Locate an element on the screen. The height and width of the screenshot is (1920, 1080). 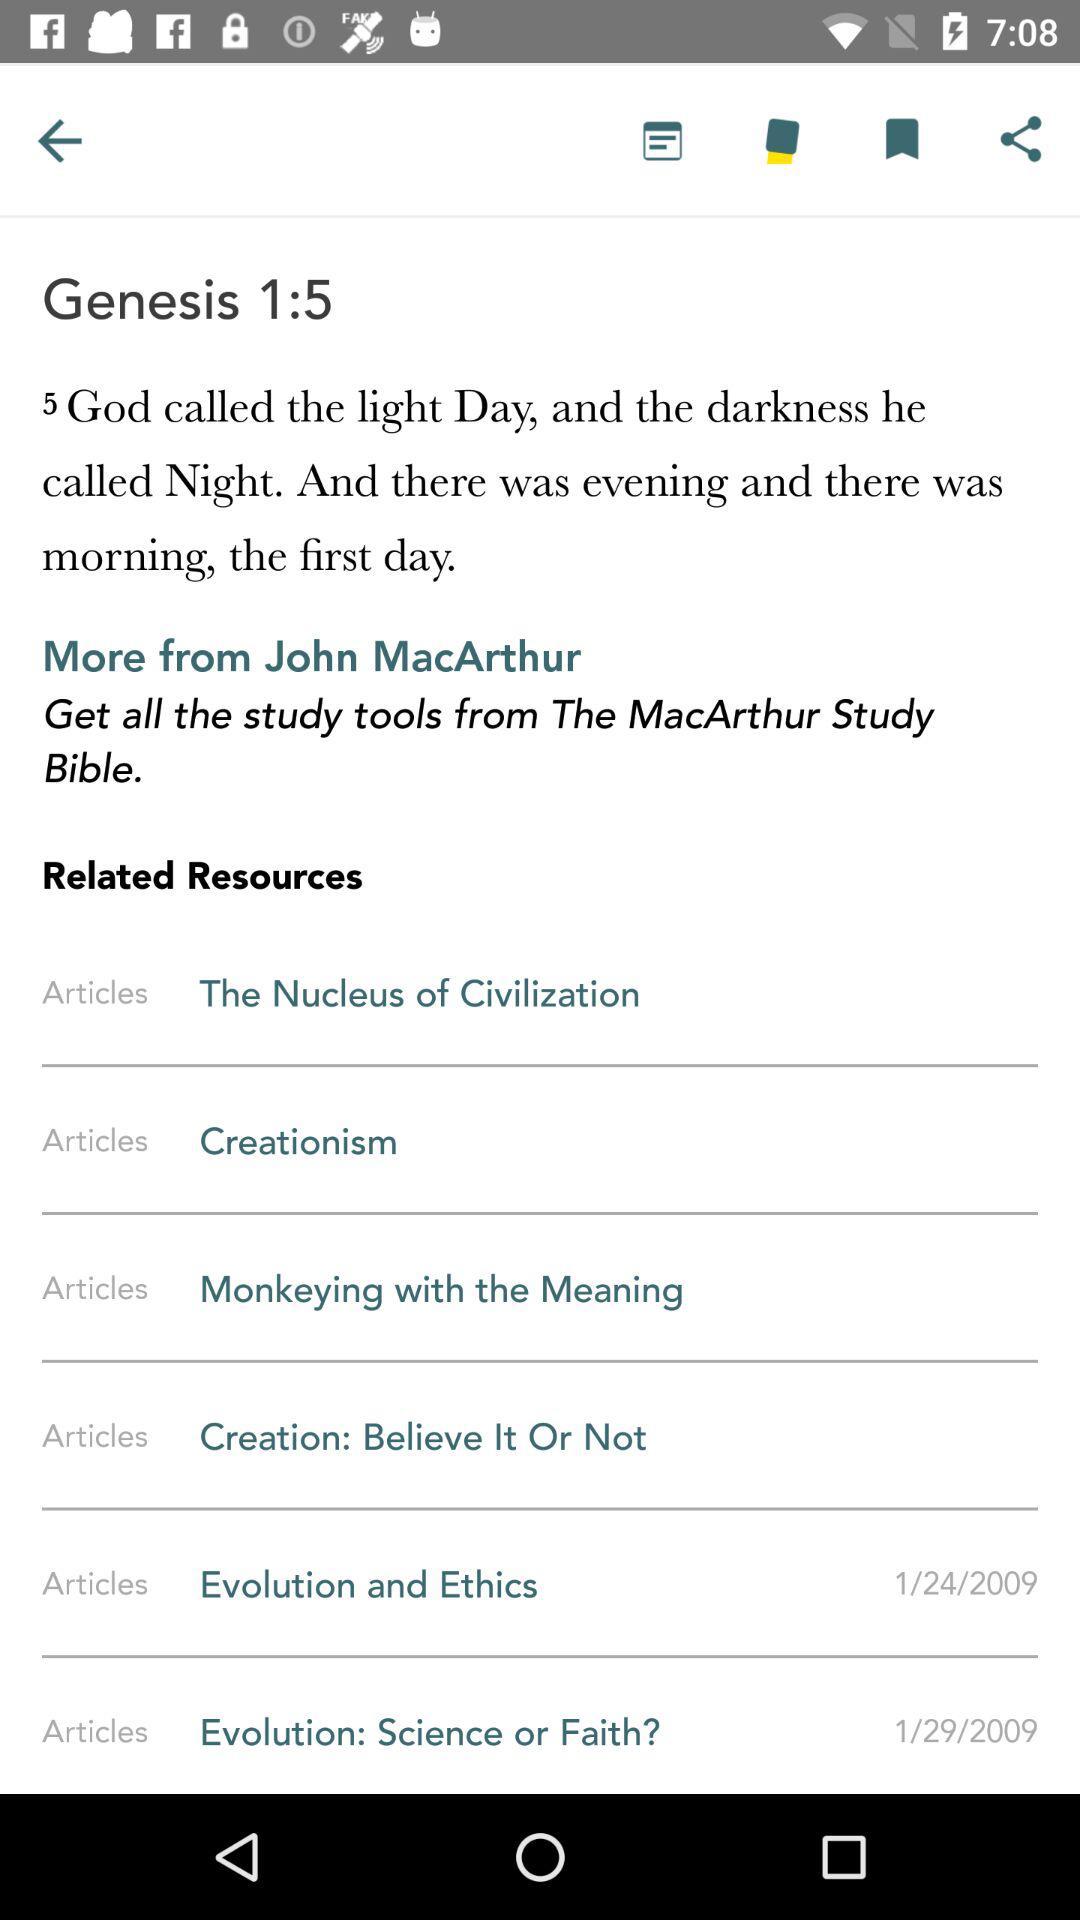
share the article is located at coordinates (901, 139).